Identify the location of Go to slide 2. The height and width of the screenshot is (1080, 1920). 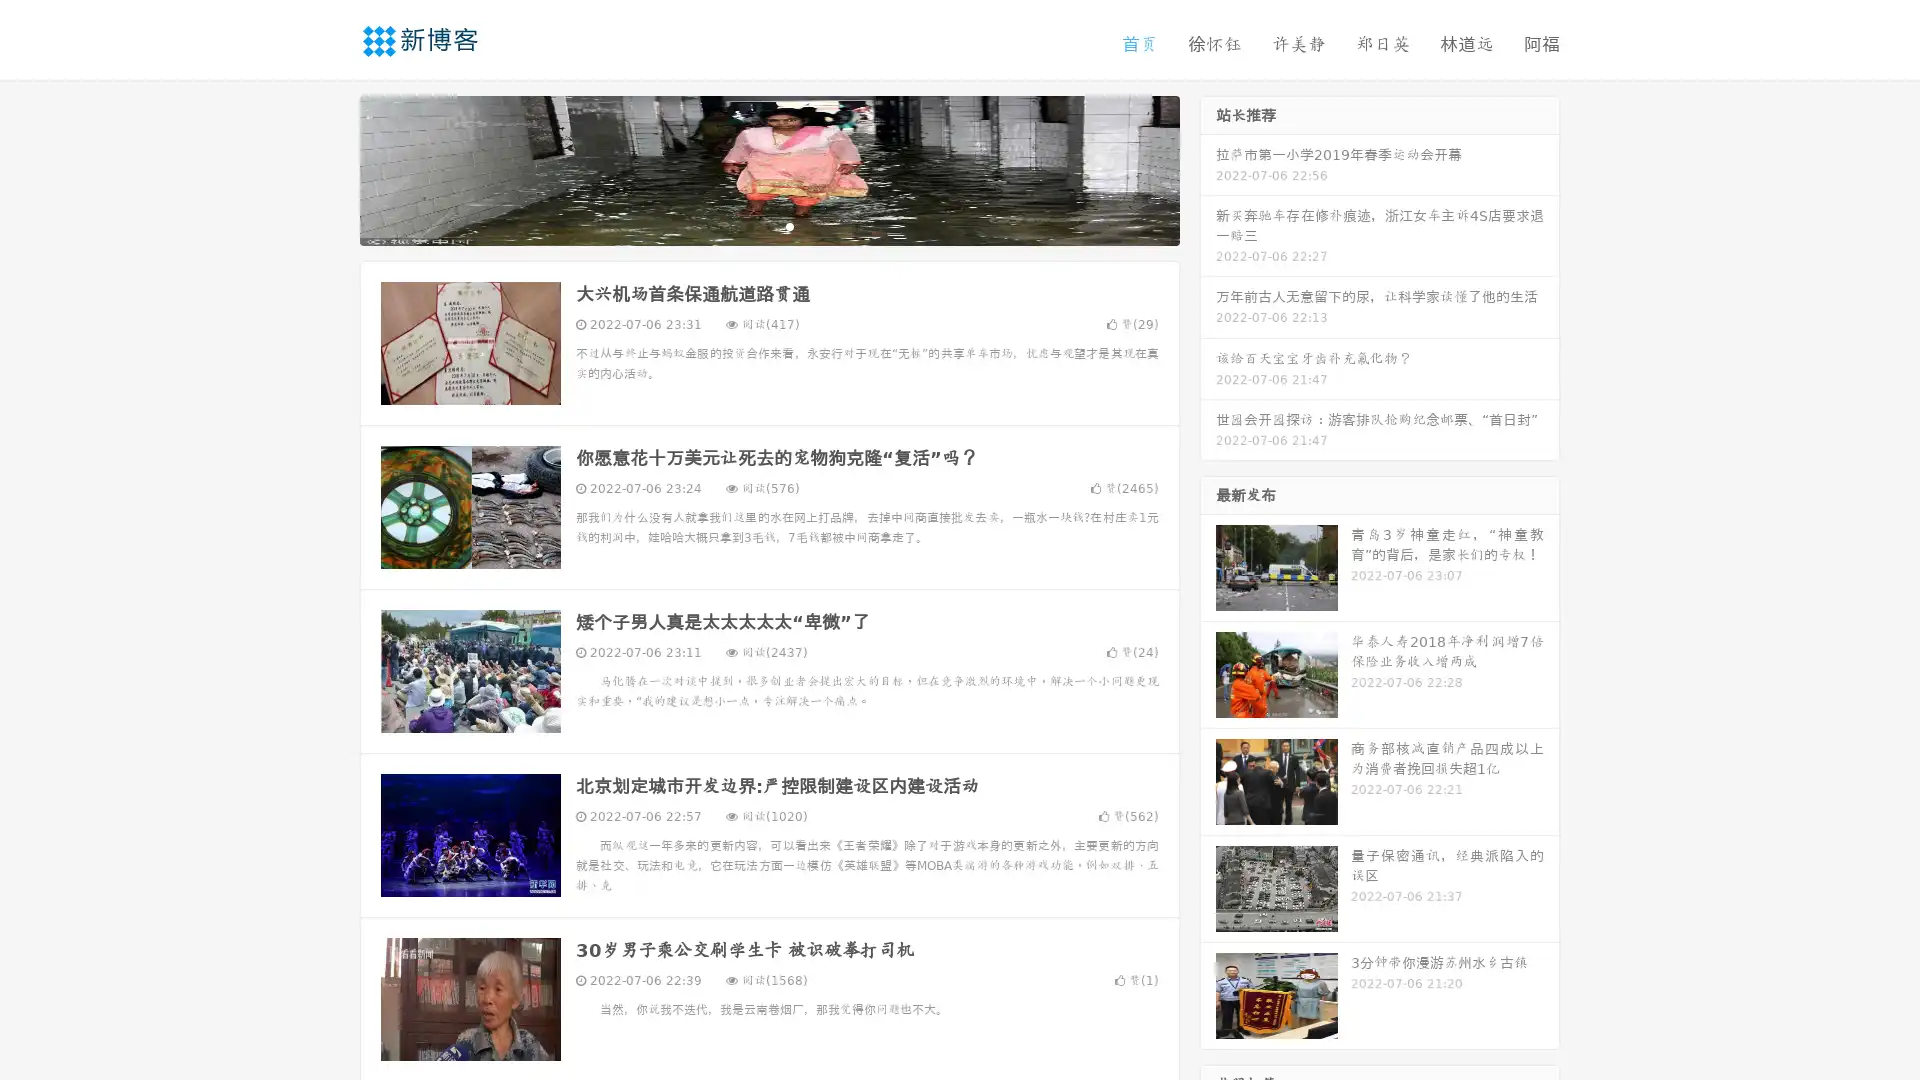
(768, 225).